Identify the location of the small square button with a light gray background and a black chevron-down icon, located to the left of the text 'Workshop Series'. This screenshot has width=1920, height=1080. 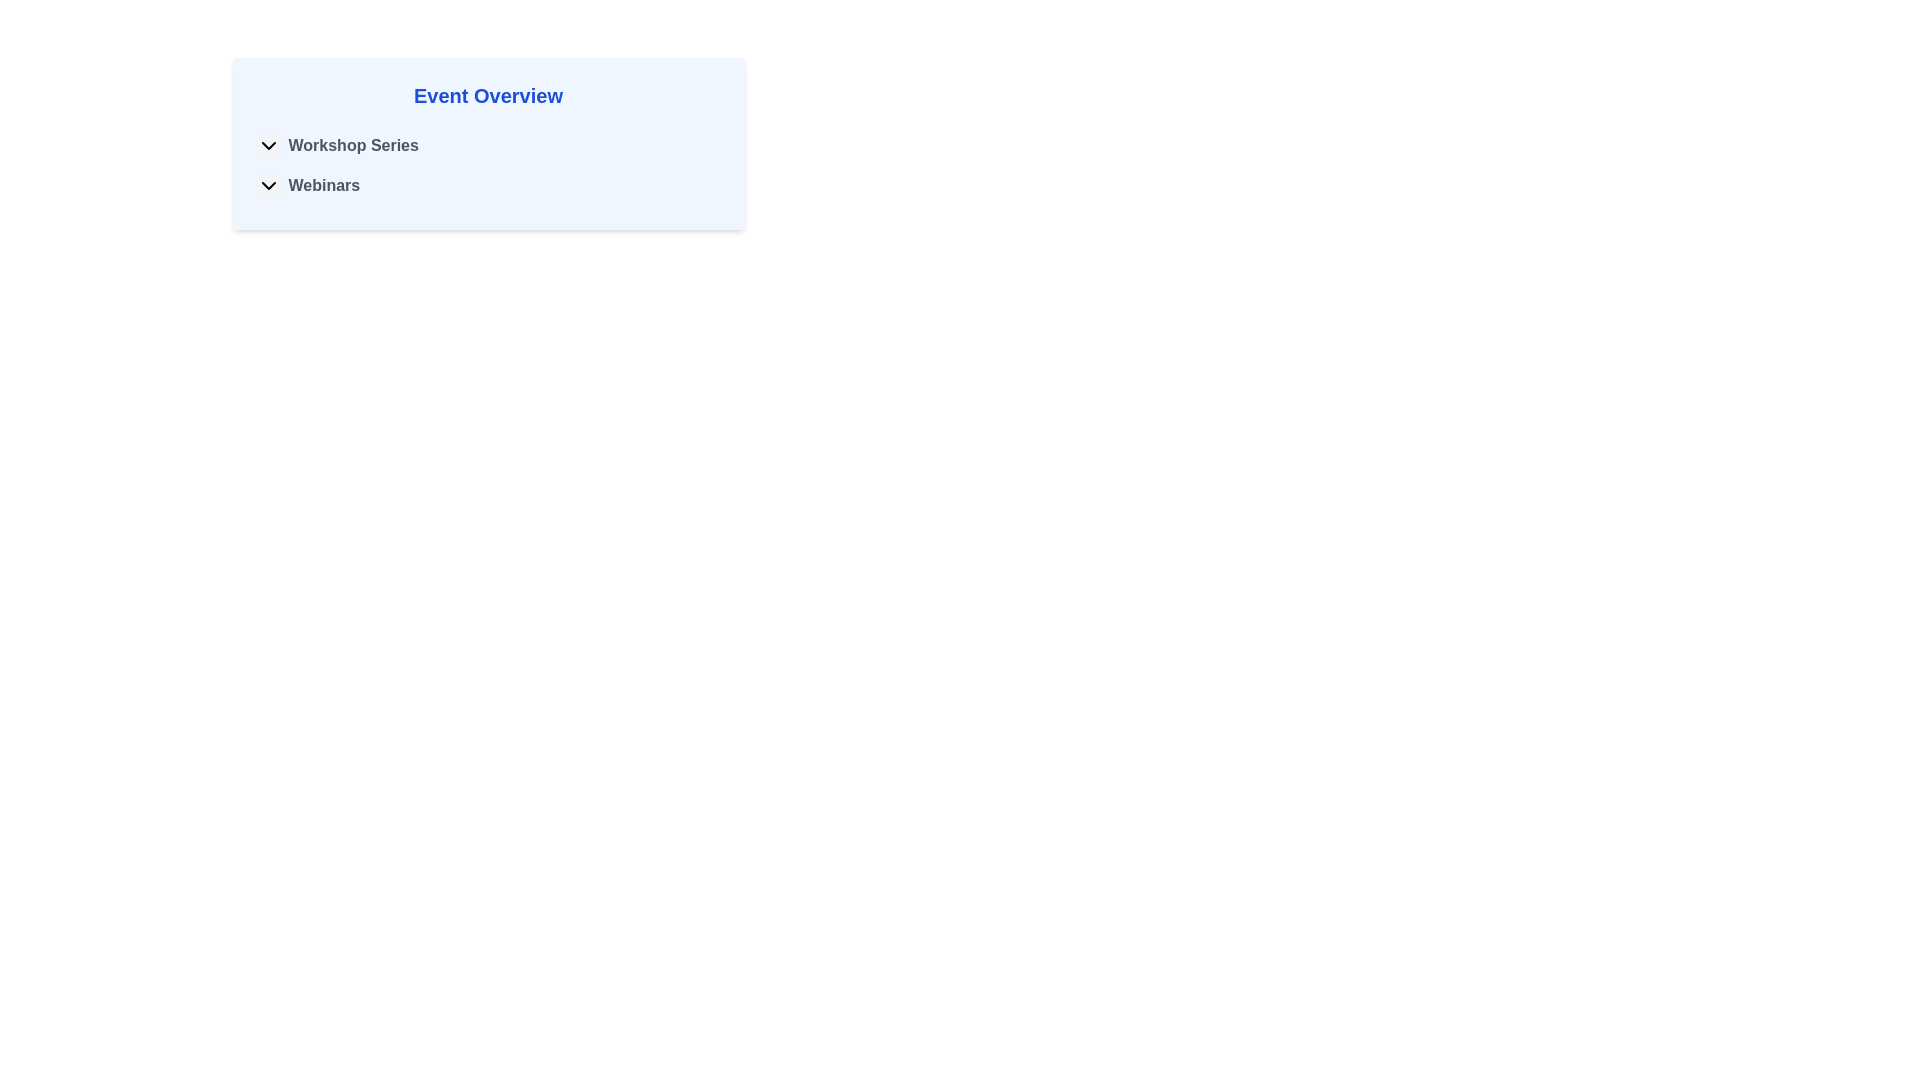
(267, 145).